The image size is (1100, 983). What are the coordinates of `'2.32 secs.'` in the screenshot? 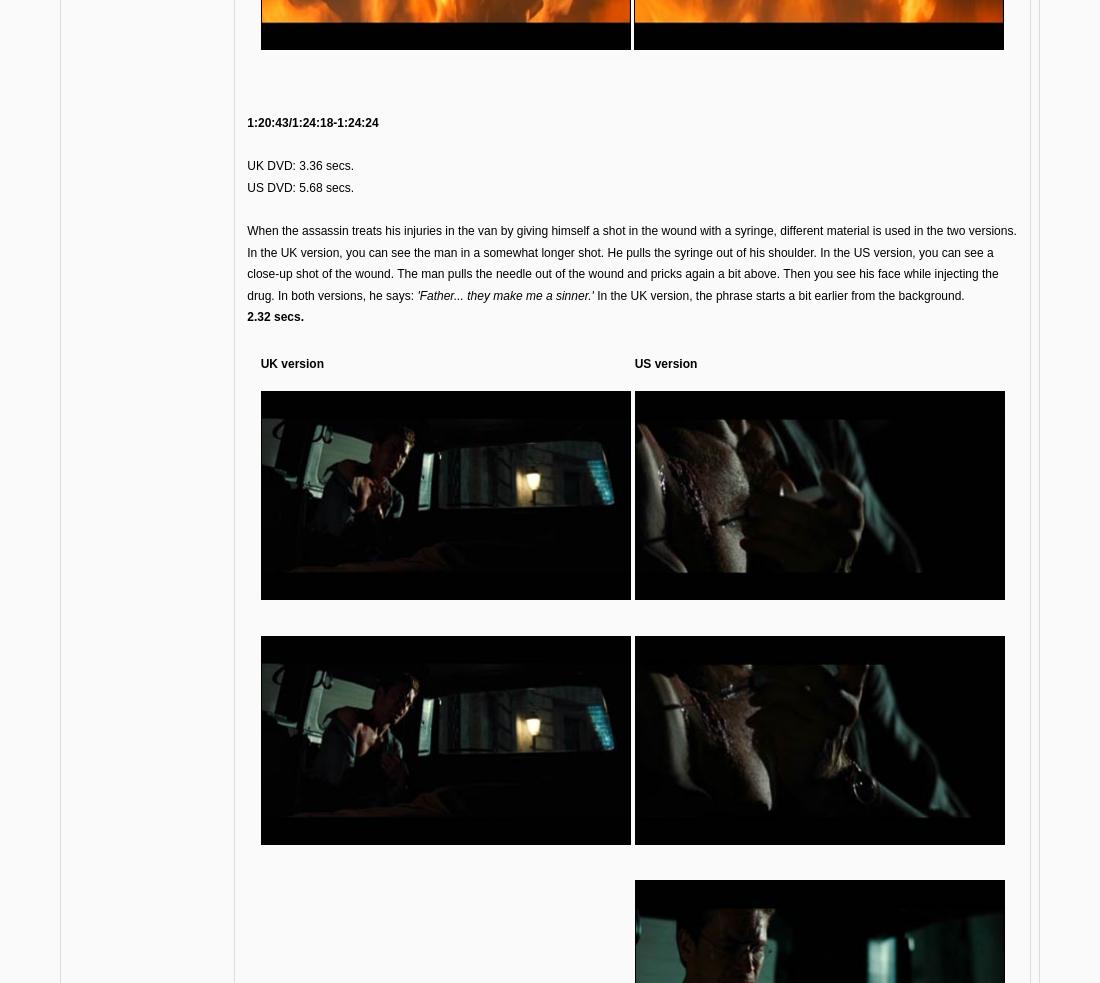 It's located at (275, 317).